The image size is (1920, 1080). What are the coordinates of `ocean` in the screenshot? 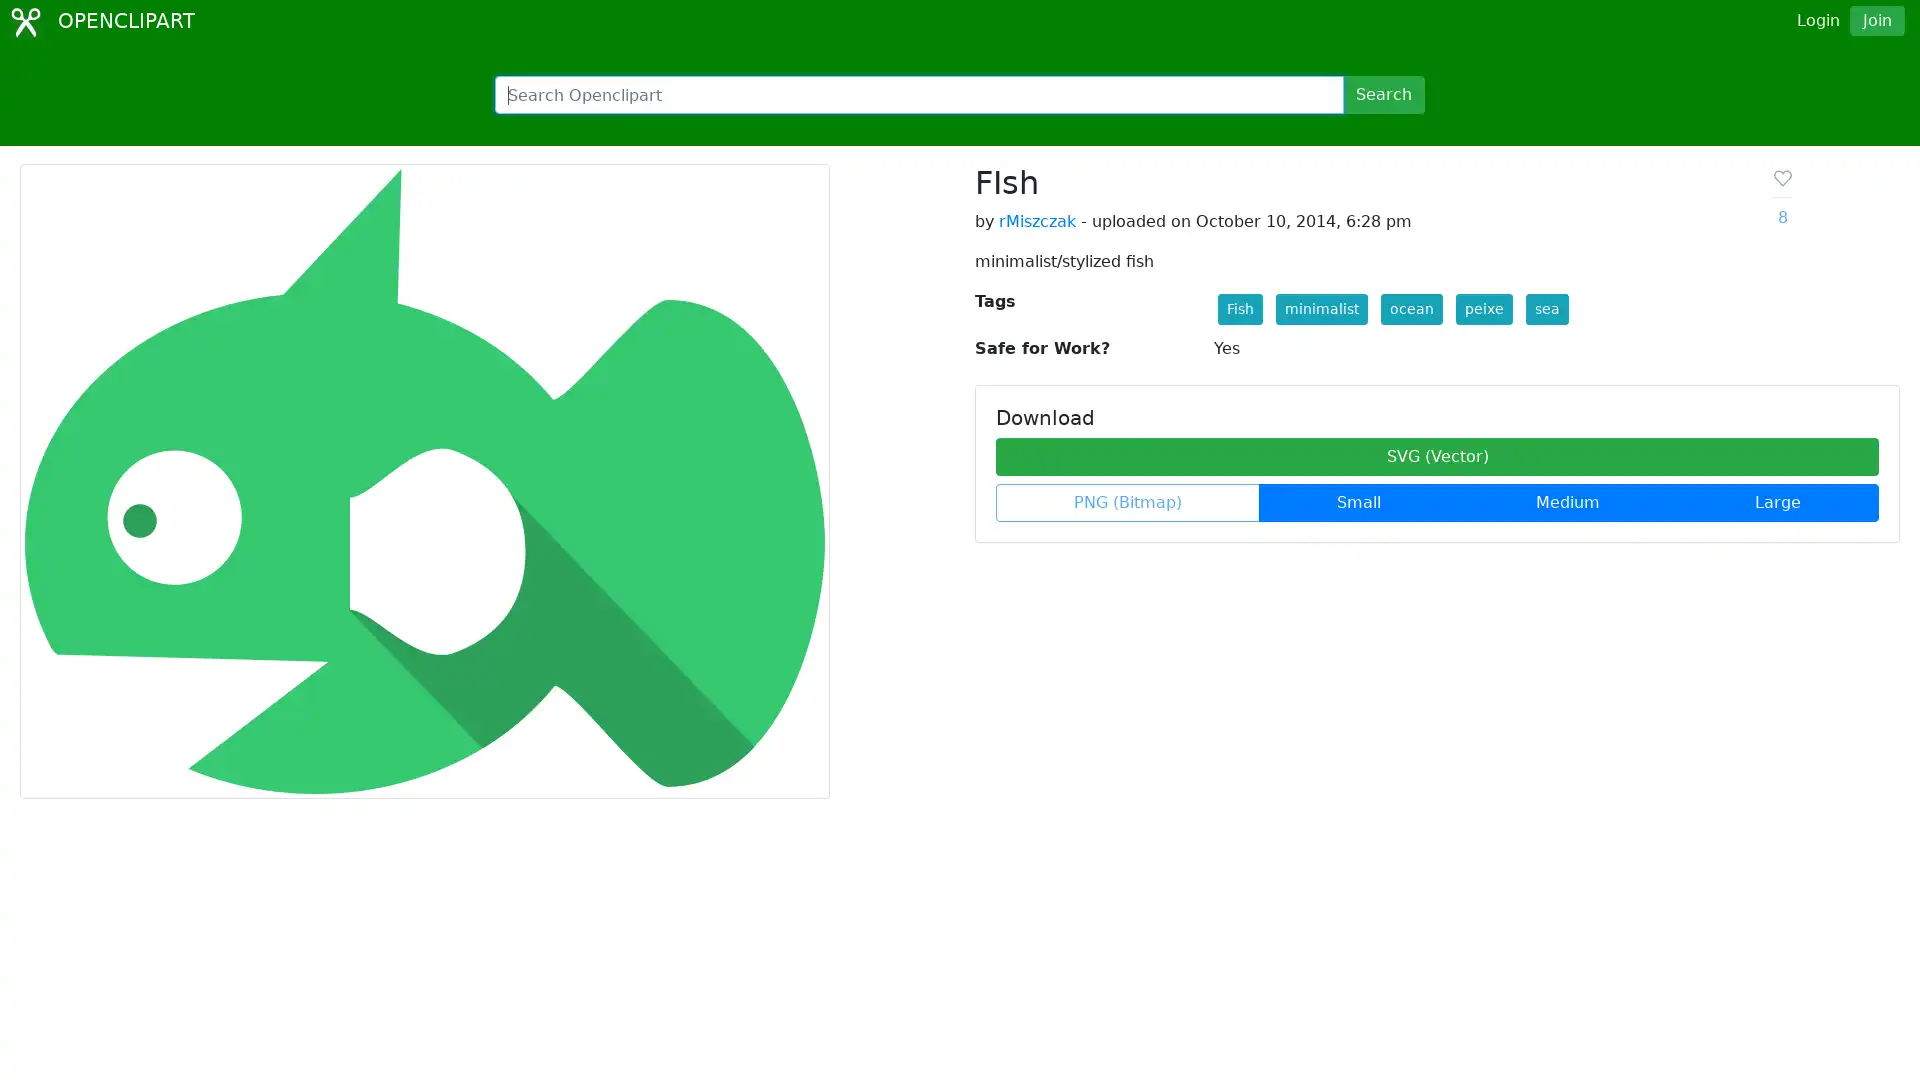 It's located at (1410, 309).